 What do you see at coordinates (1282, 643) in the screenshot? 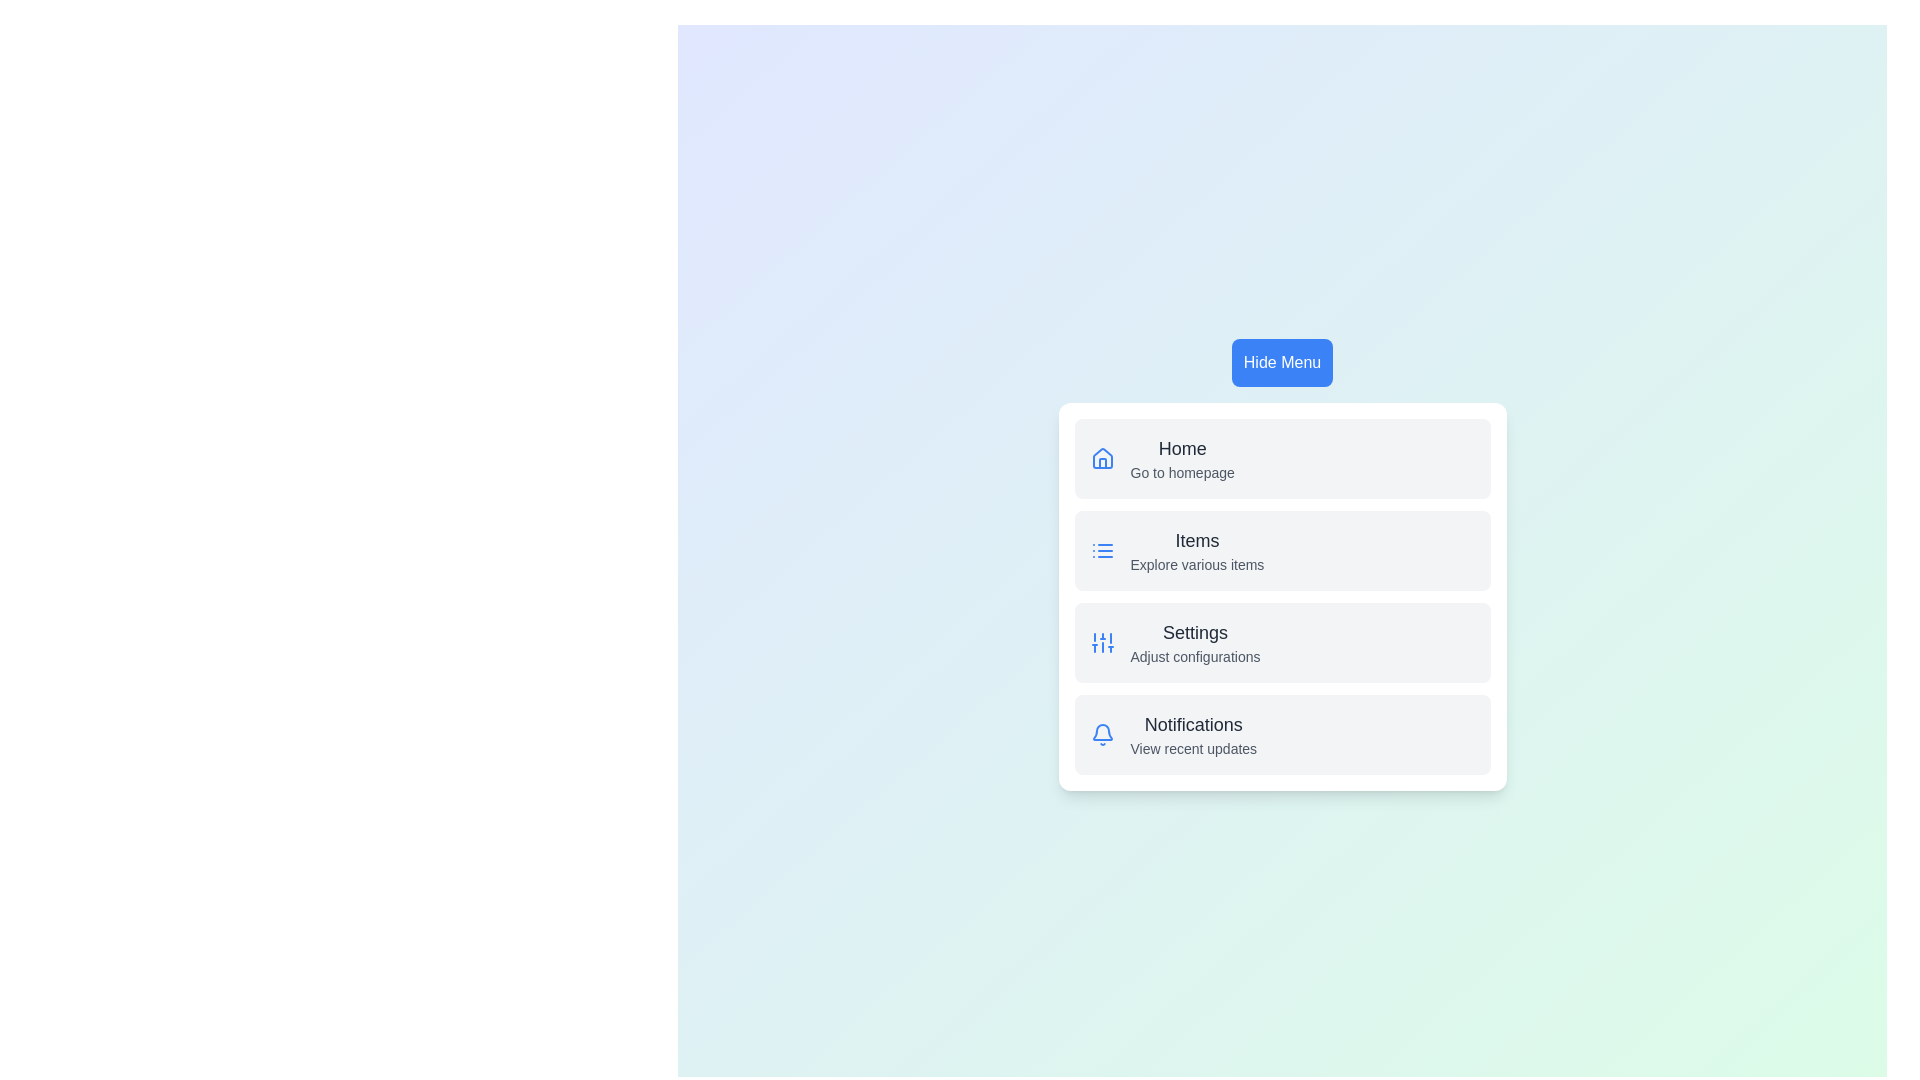
I see `the menu item labeled Settings to observe the hover state change` at bounding box center [1282, 643].